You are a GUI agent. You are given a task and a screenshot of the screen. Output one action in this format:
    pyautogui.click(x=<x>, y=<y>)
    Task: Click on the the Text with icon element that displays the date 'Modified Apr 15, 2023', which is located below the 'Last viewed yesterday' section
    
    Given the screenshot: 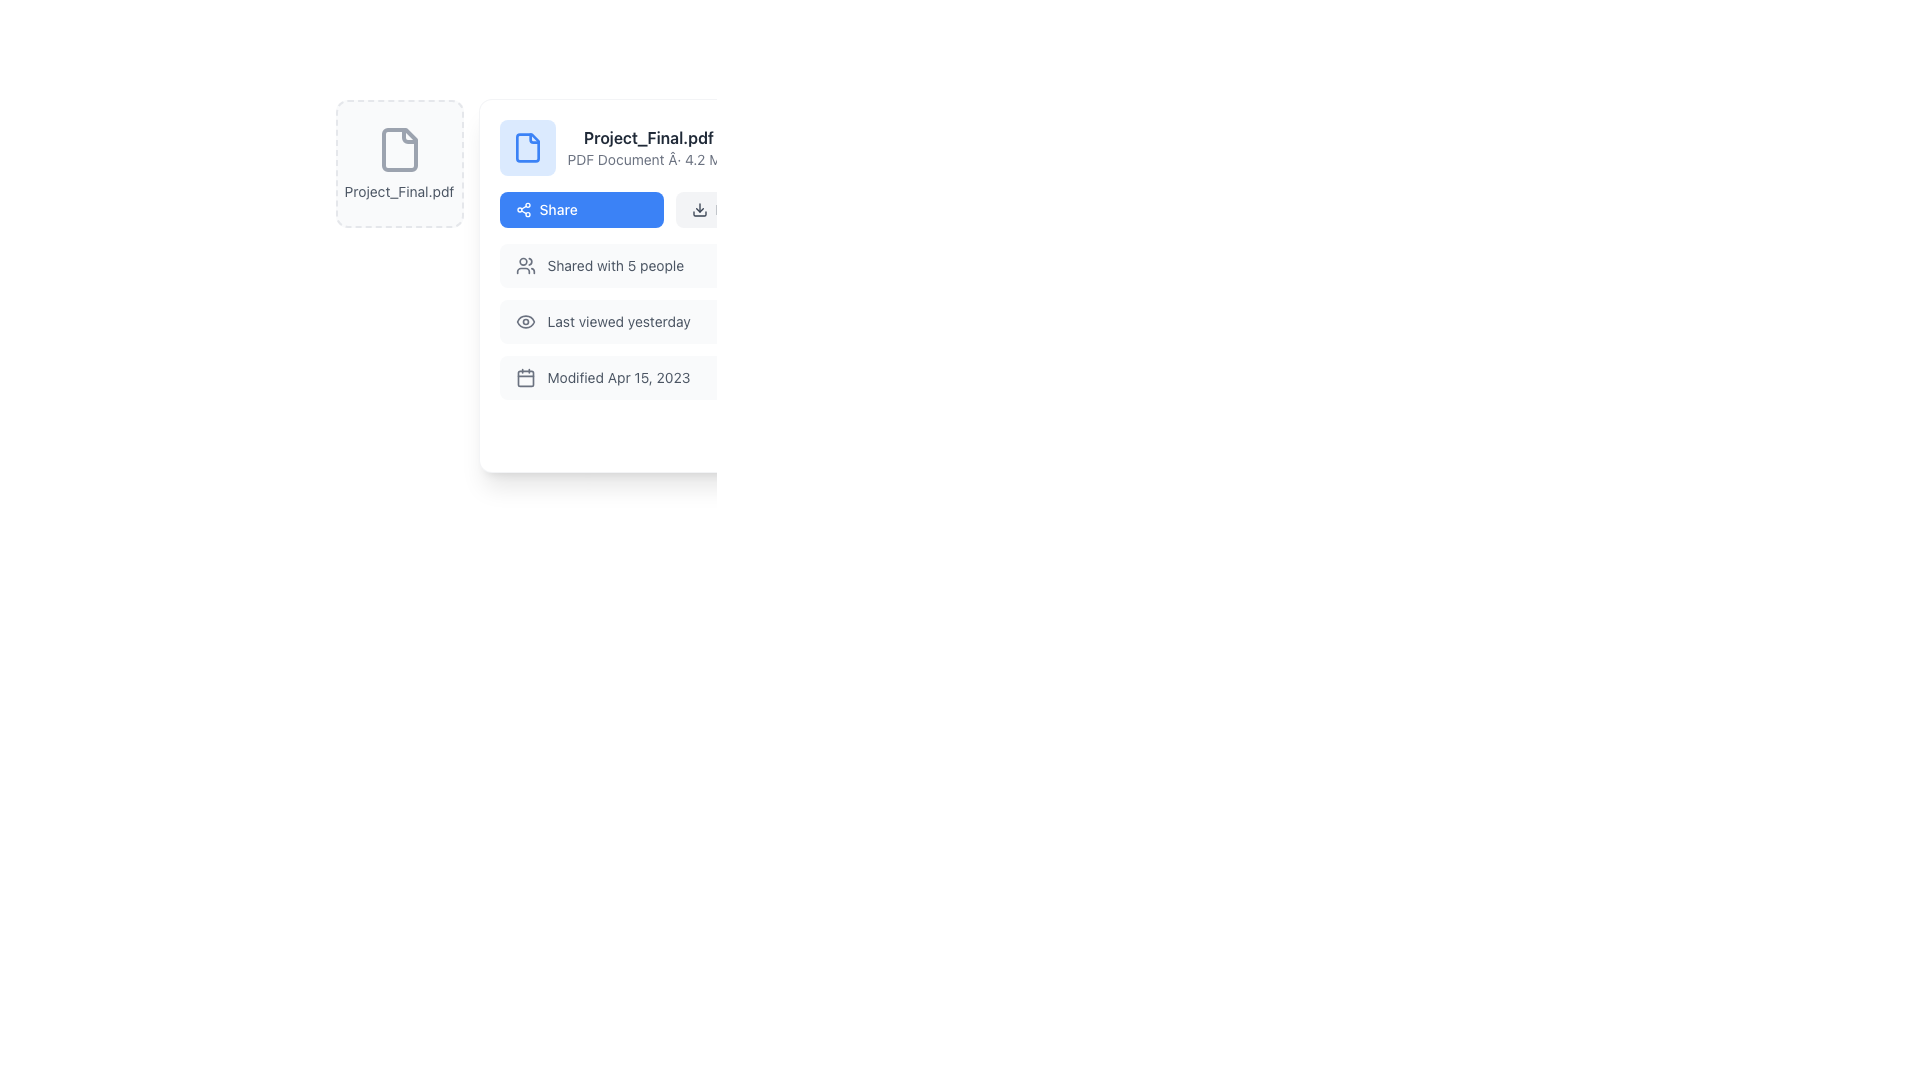 What is the action you would take?
    pyautogui.click(x=669, y=378)
    